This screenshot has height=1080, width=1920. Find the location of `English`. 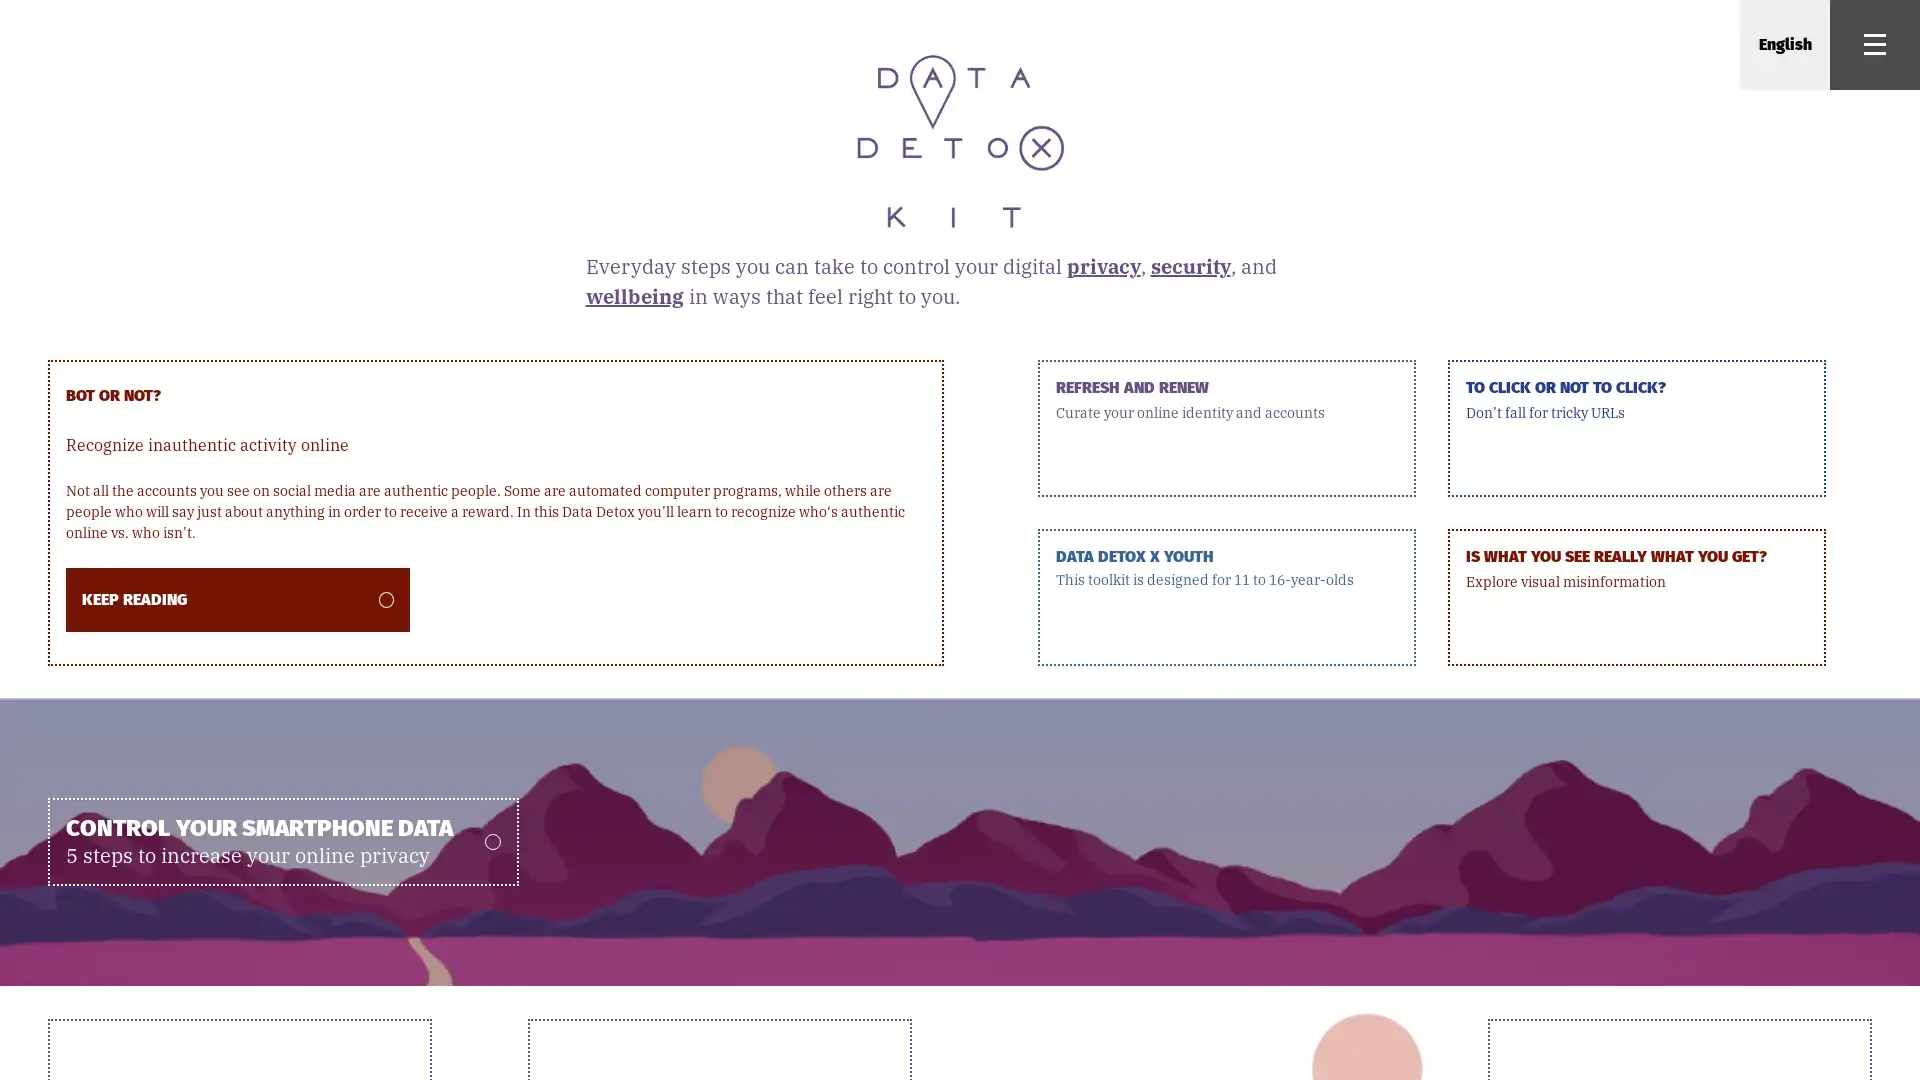

English is located at coordinates (1784, 45).